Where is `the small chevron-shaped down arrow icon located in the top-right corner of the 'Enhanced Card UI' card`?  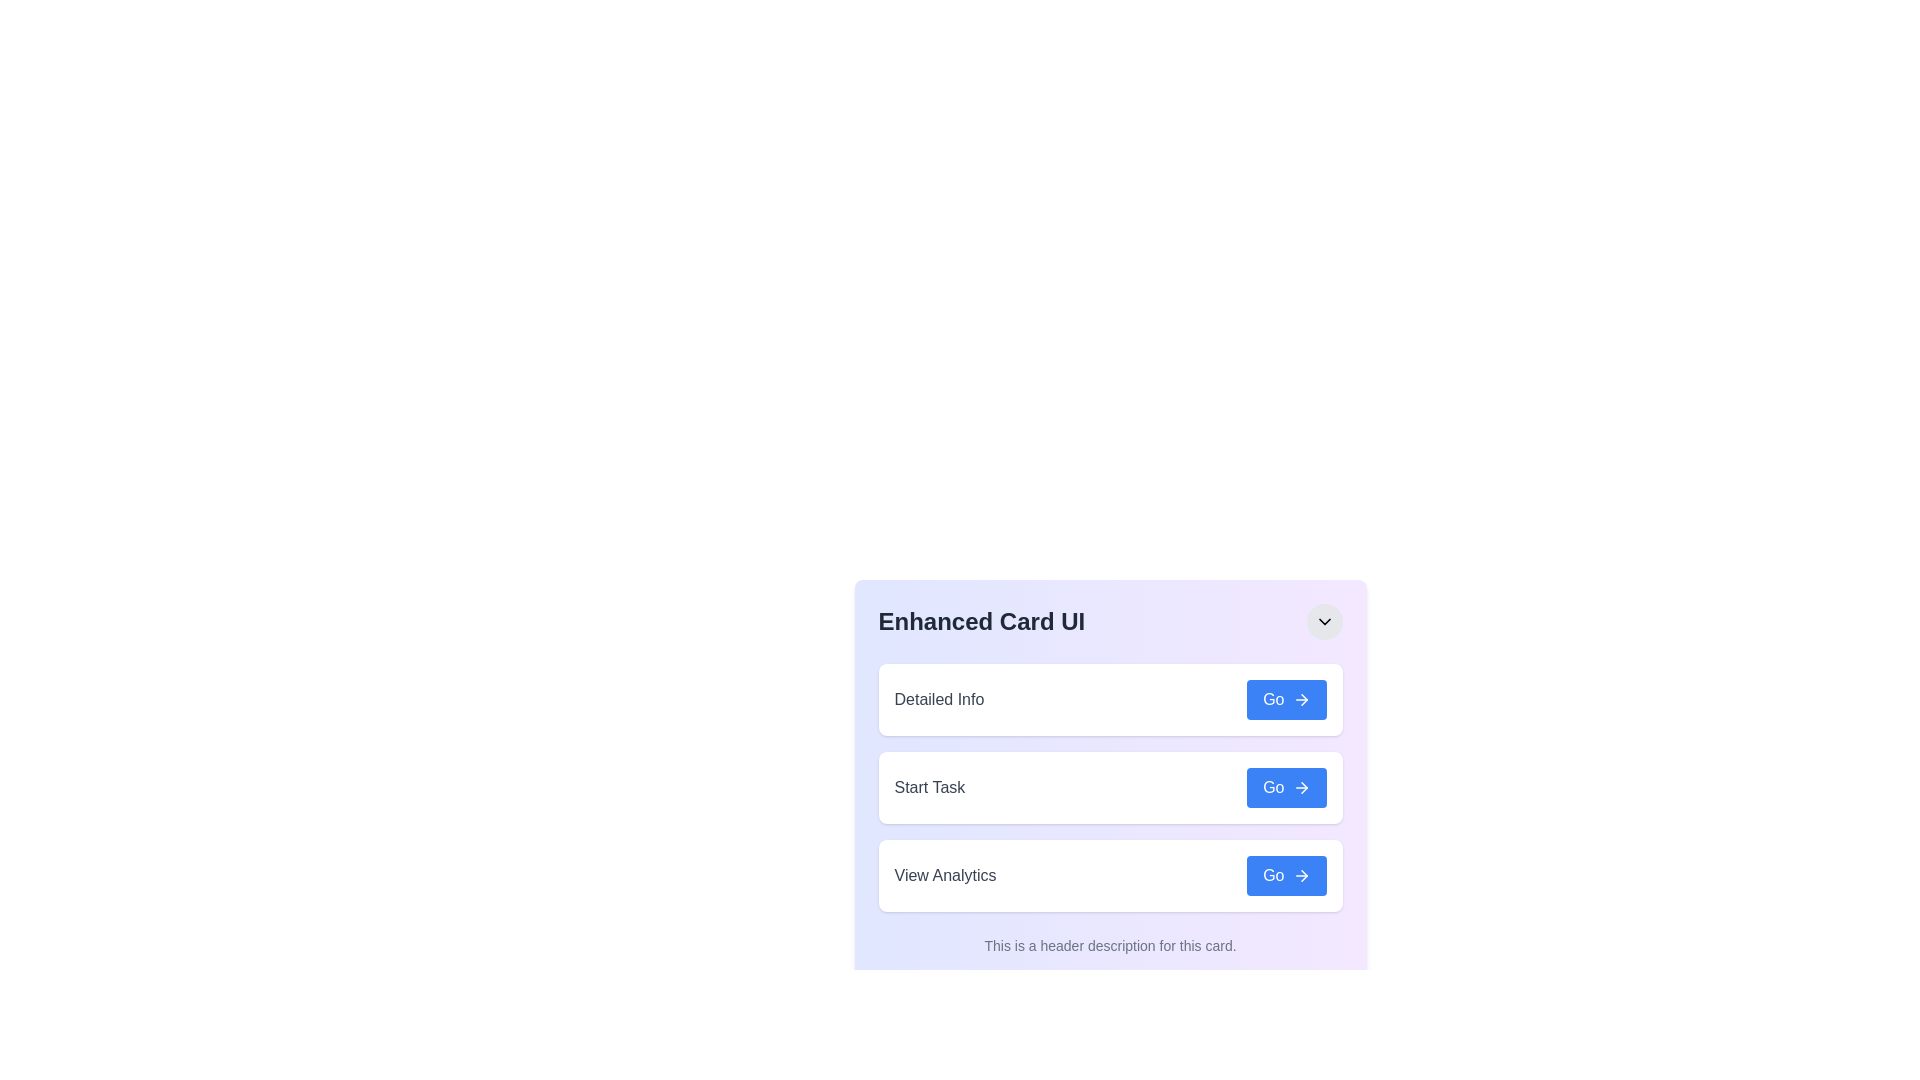
the small chevron-shaped down arrow icon located in the top-right corner of the 'Enhanced Card UI' card is located at coordinates (1324, 620).